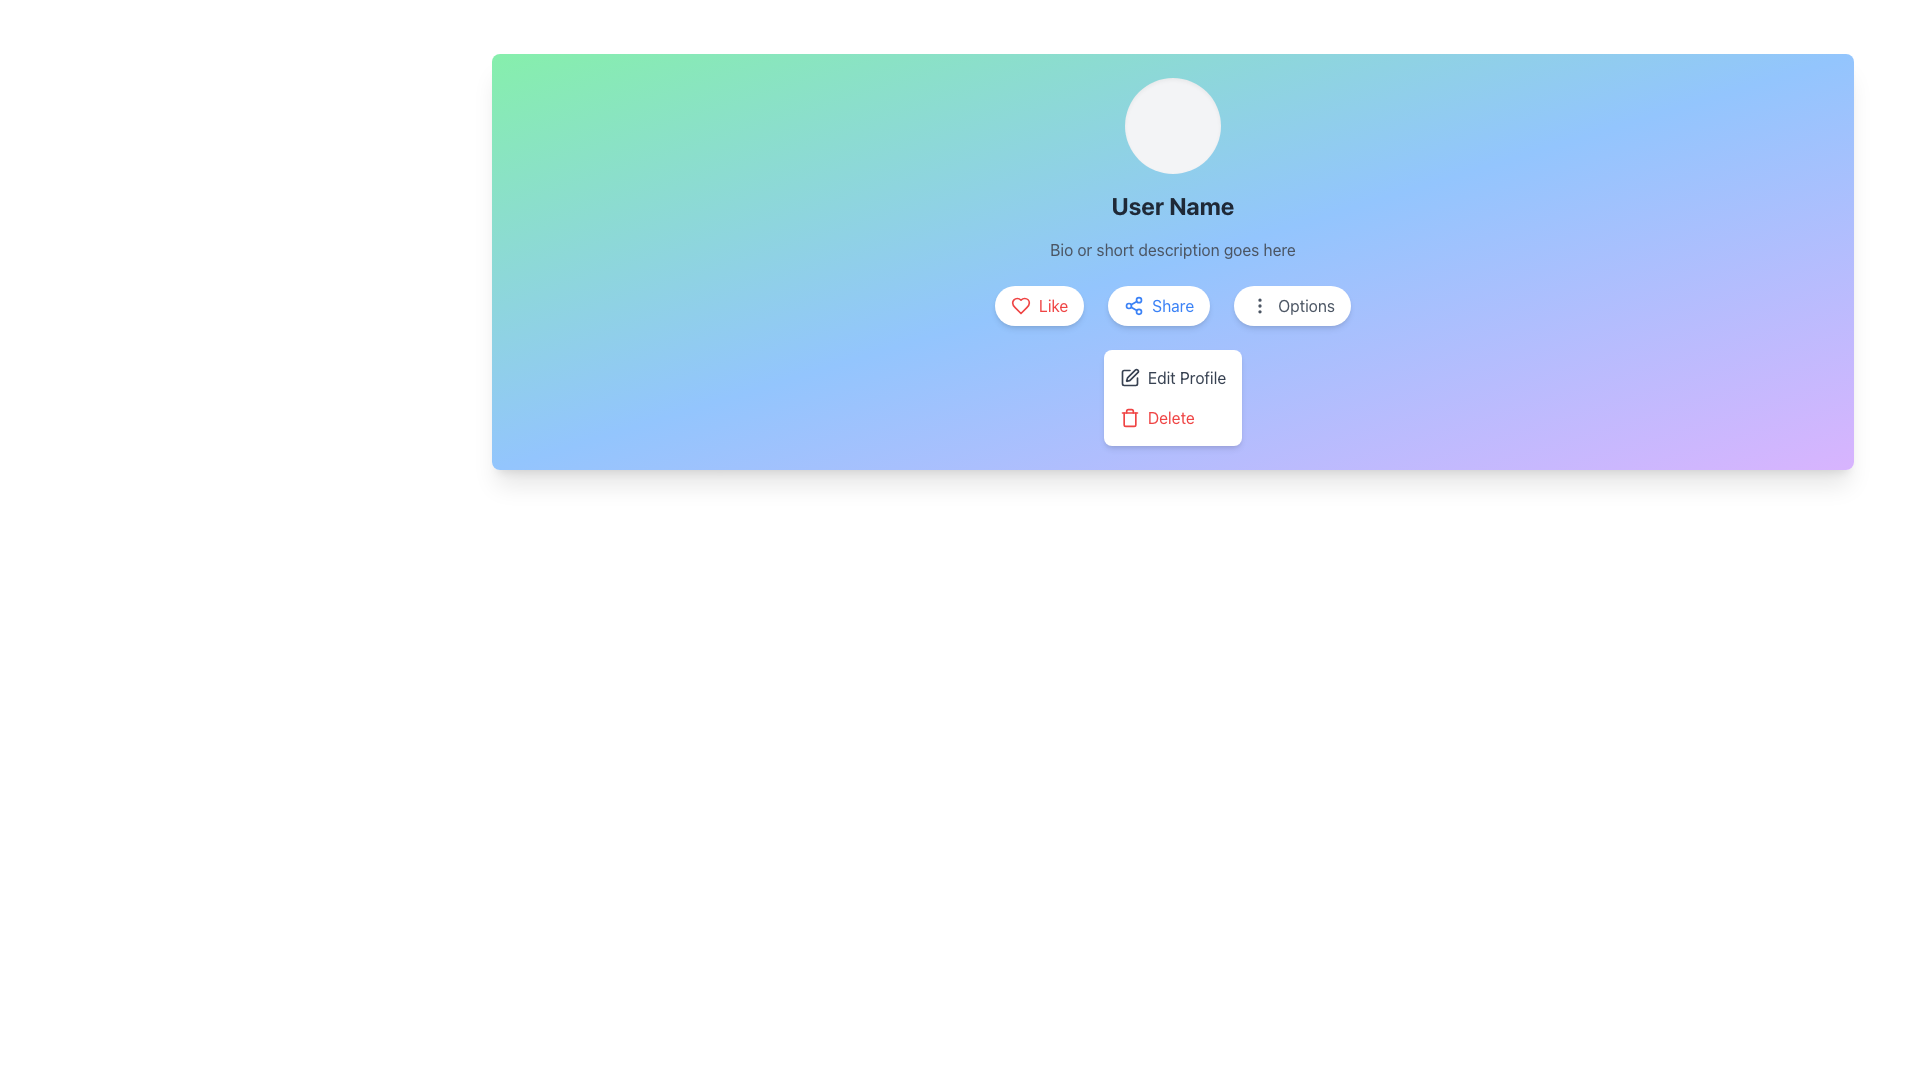 The image size is (1920, 1080). Describe the element at coordinates (1259, 305) in the screenshot. I see `the Ellipsis icon, which consists of three vertically aligned circles` at that location.